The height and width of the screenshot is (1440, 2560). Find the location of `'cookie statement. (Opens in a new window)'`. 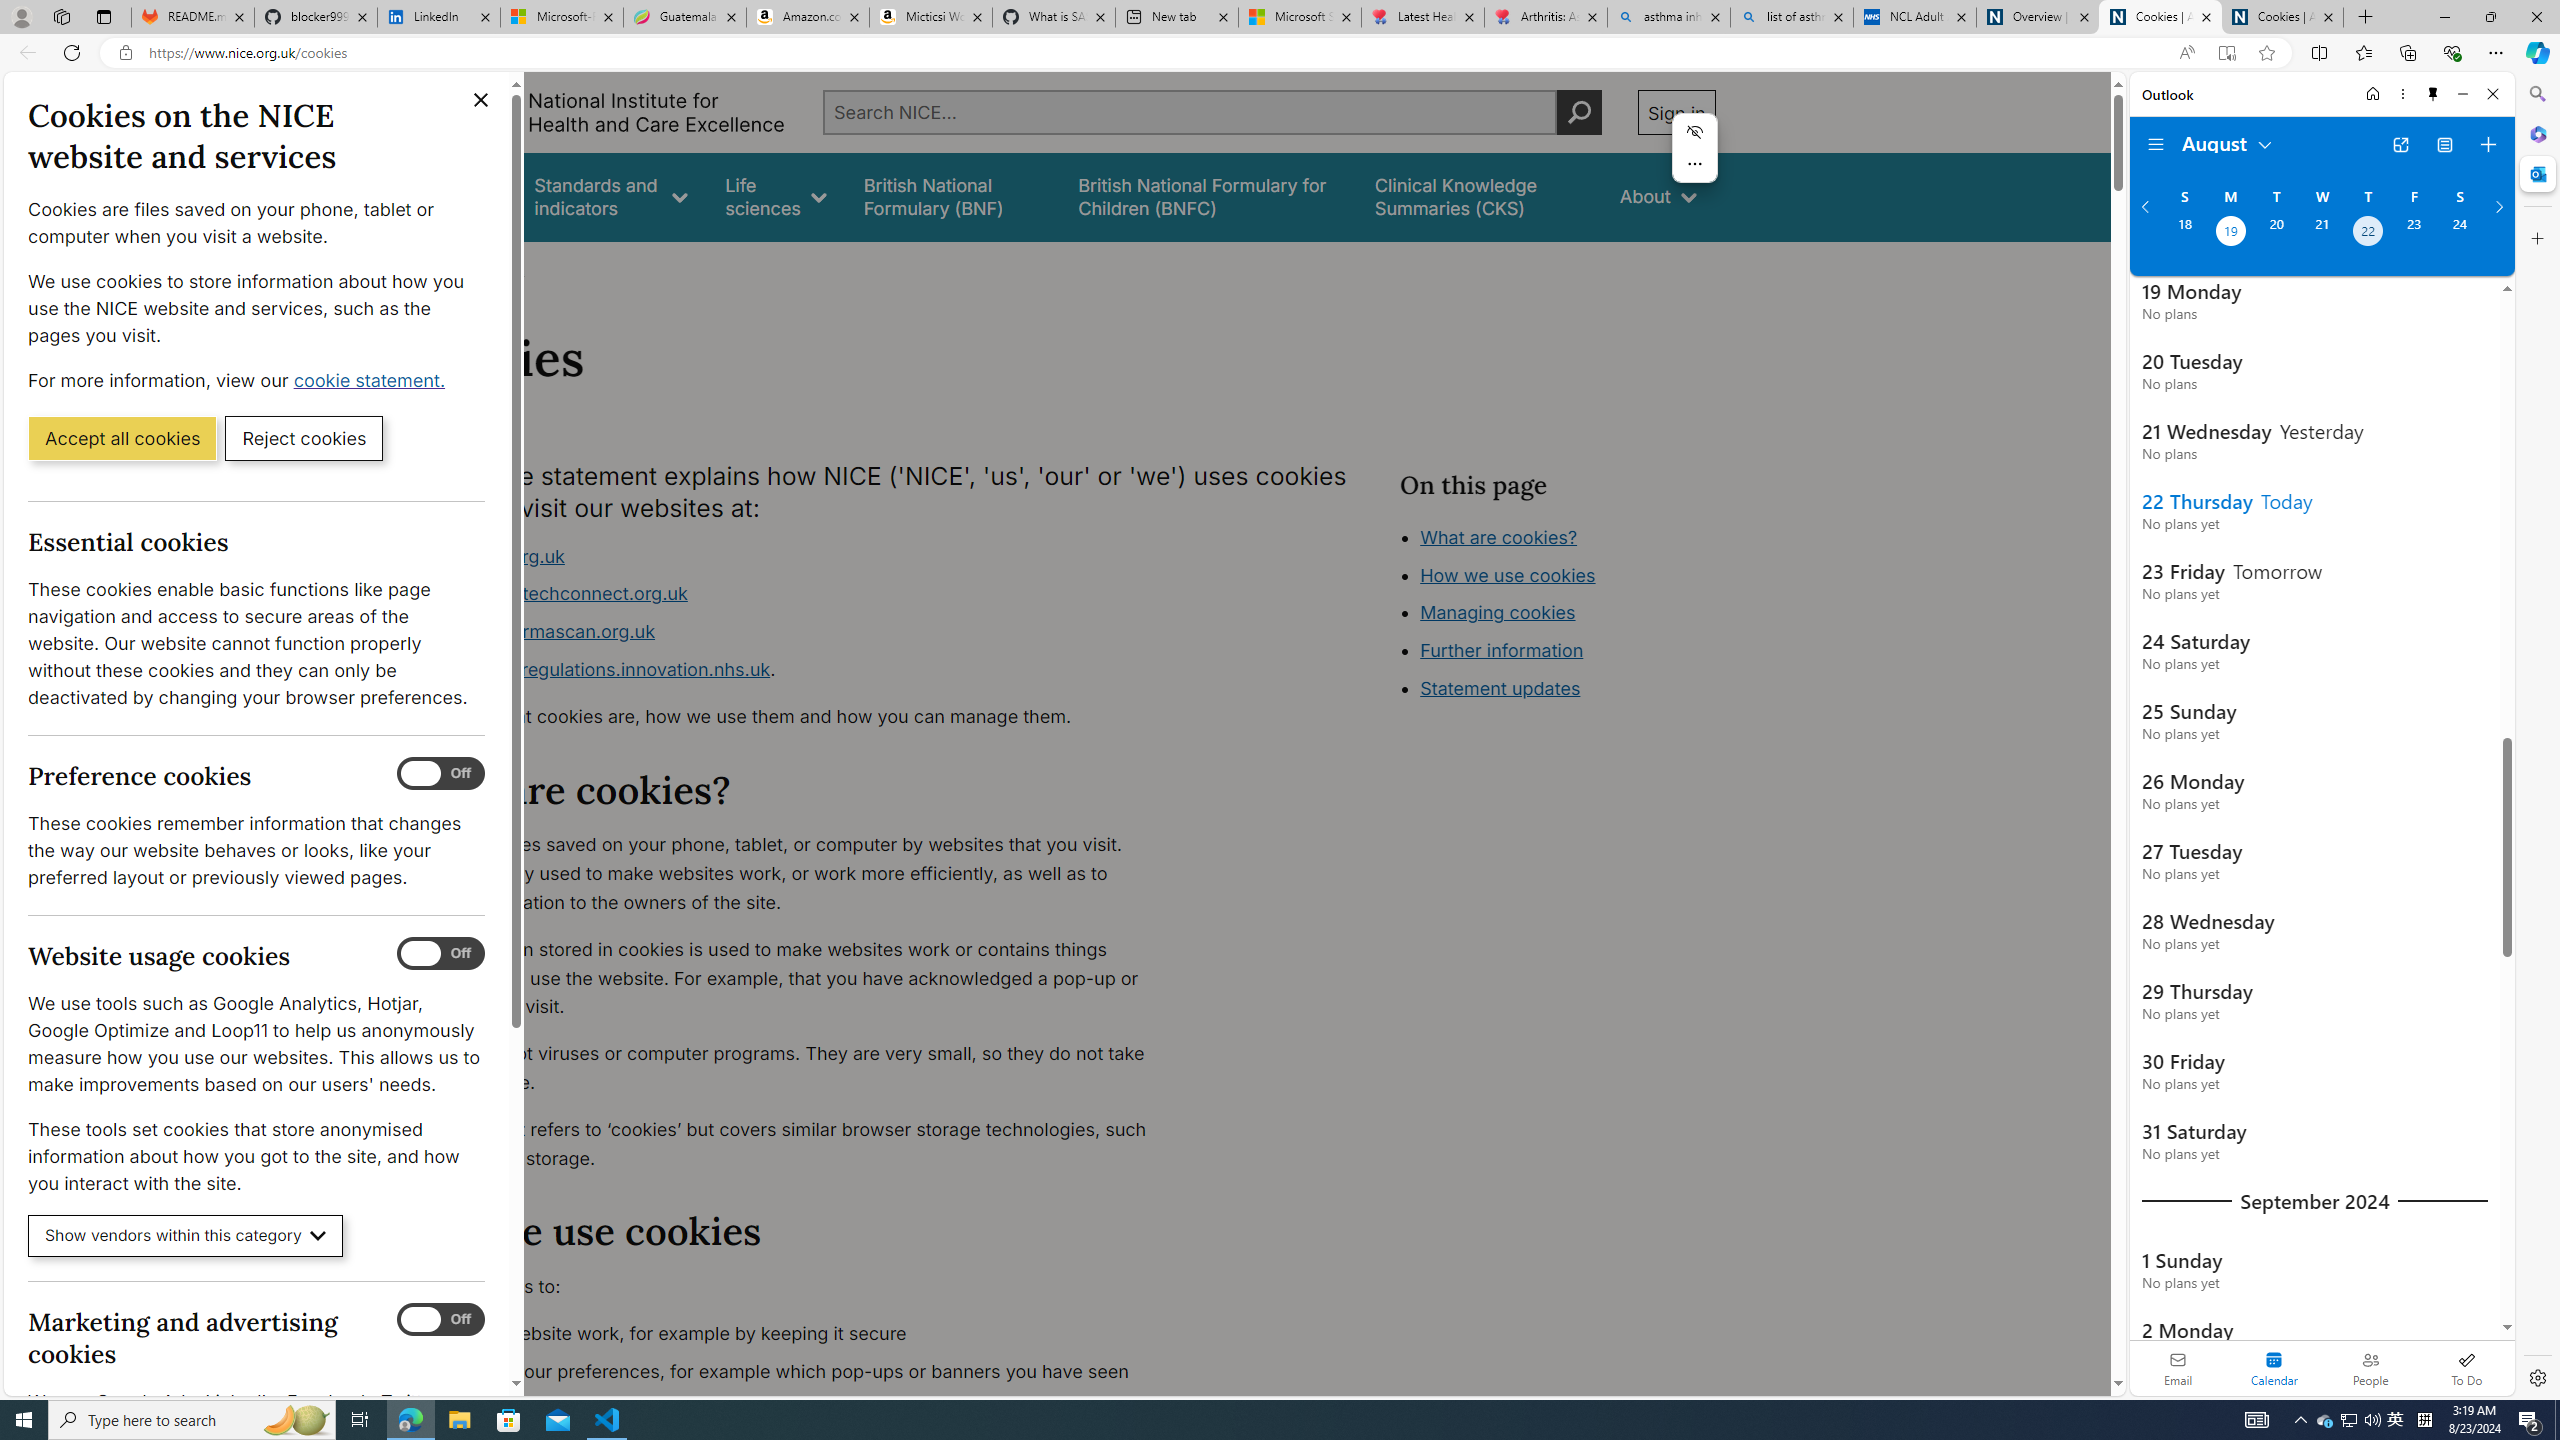

'cookie statement. (Opens in a new window)' is located at coordinates (371, 379).